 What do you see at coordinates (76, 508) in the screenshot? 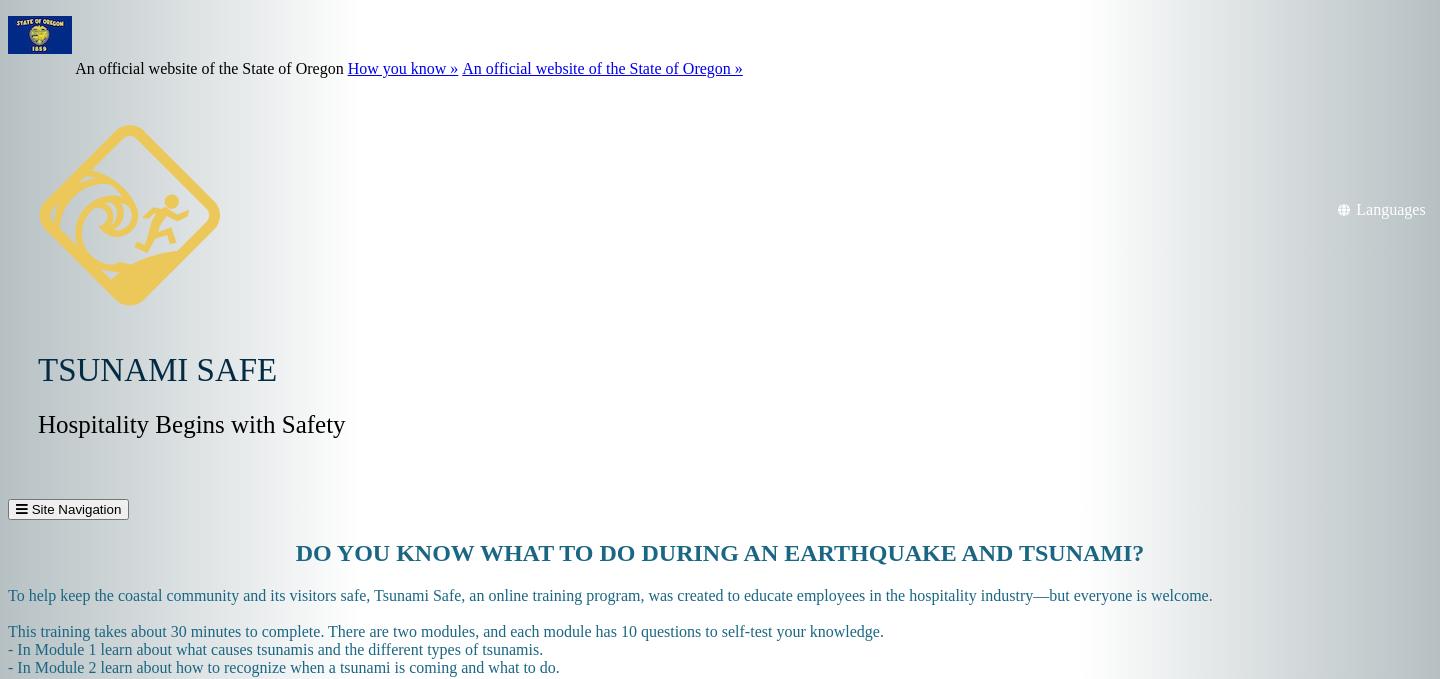
I see `'Site Navigation'` at bounding box center [76, 508].